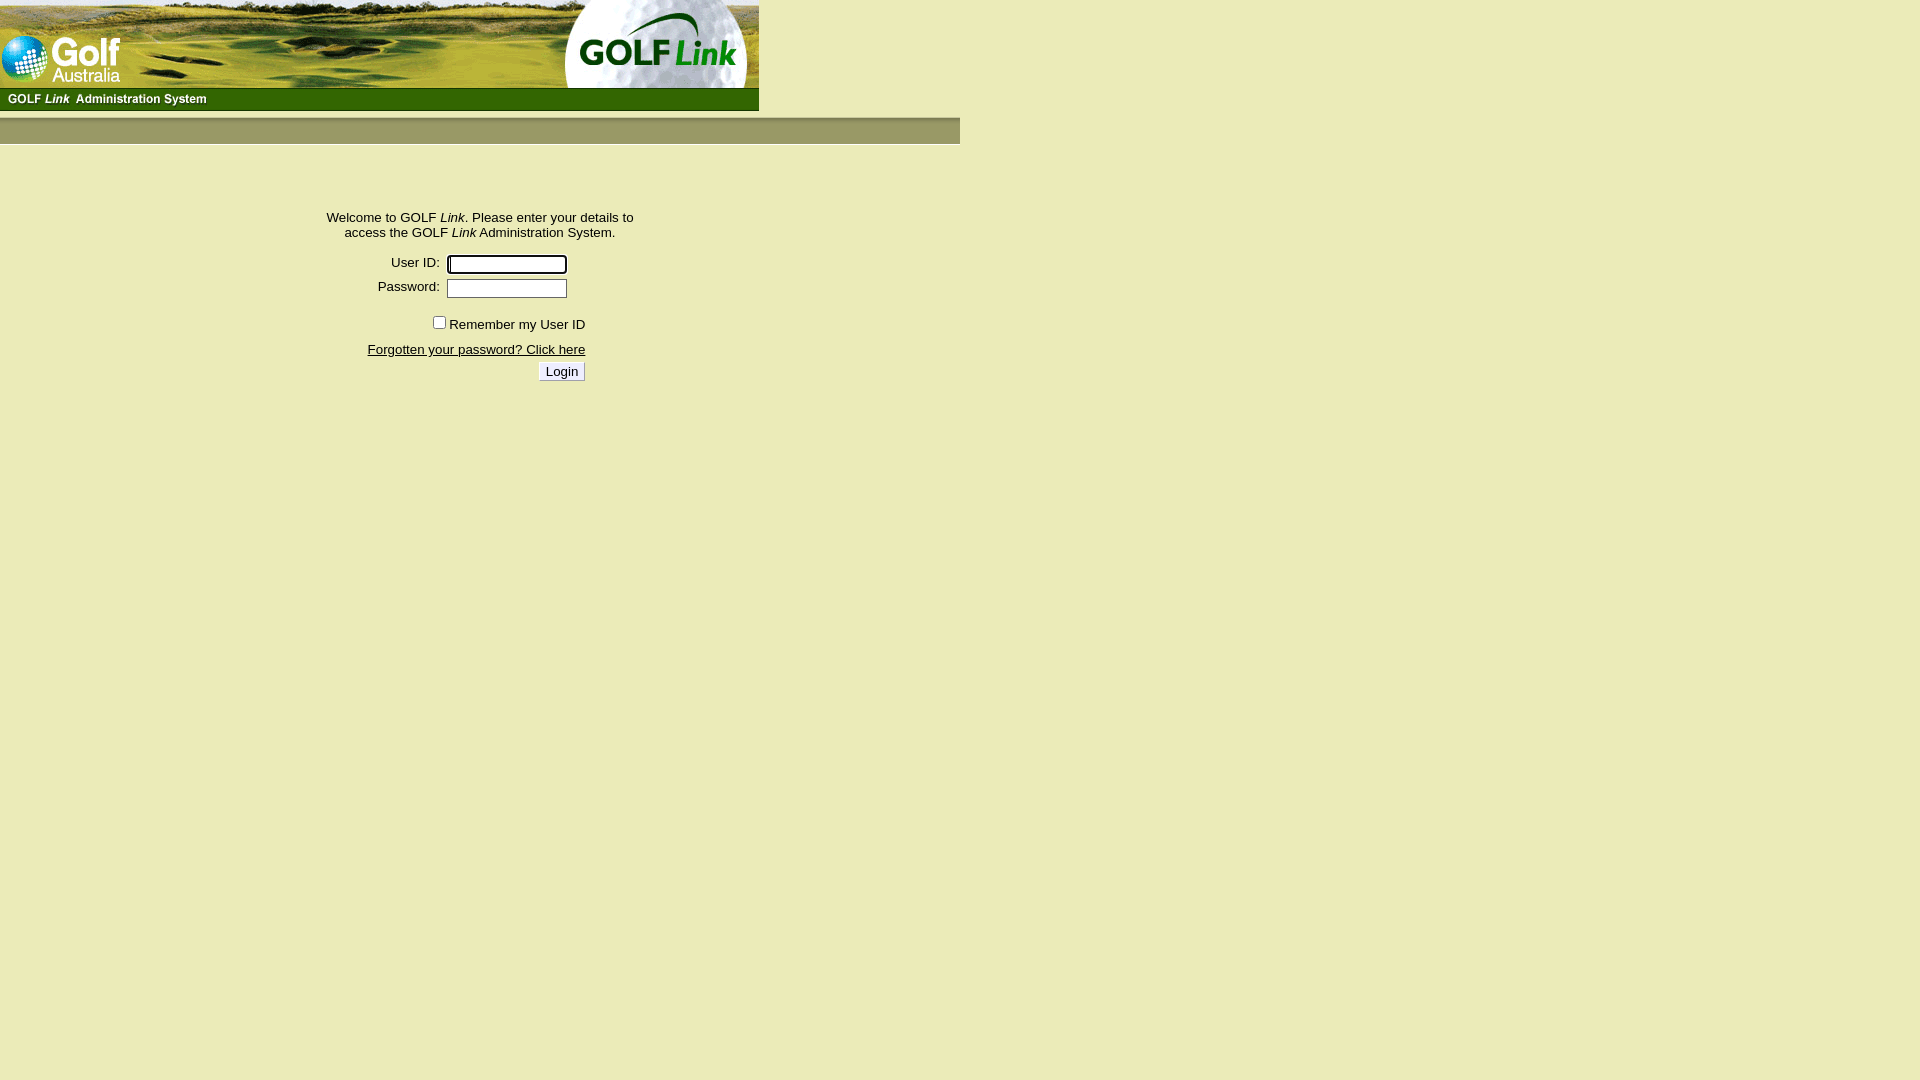  I want to click on 'Login', so click(561, 371).